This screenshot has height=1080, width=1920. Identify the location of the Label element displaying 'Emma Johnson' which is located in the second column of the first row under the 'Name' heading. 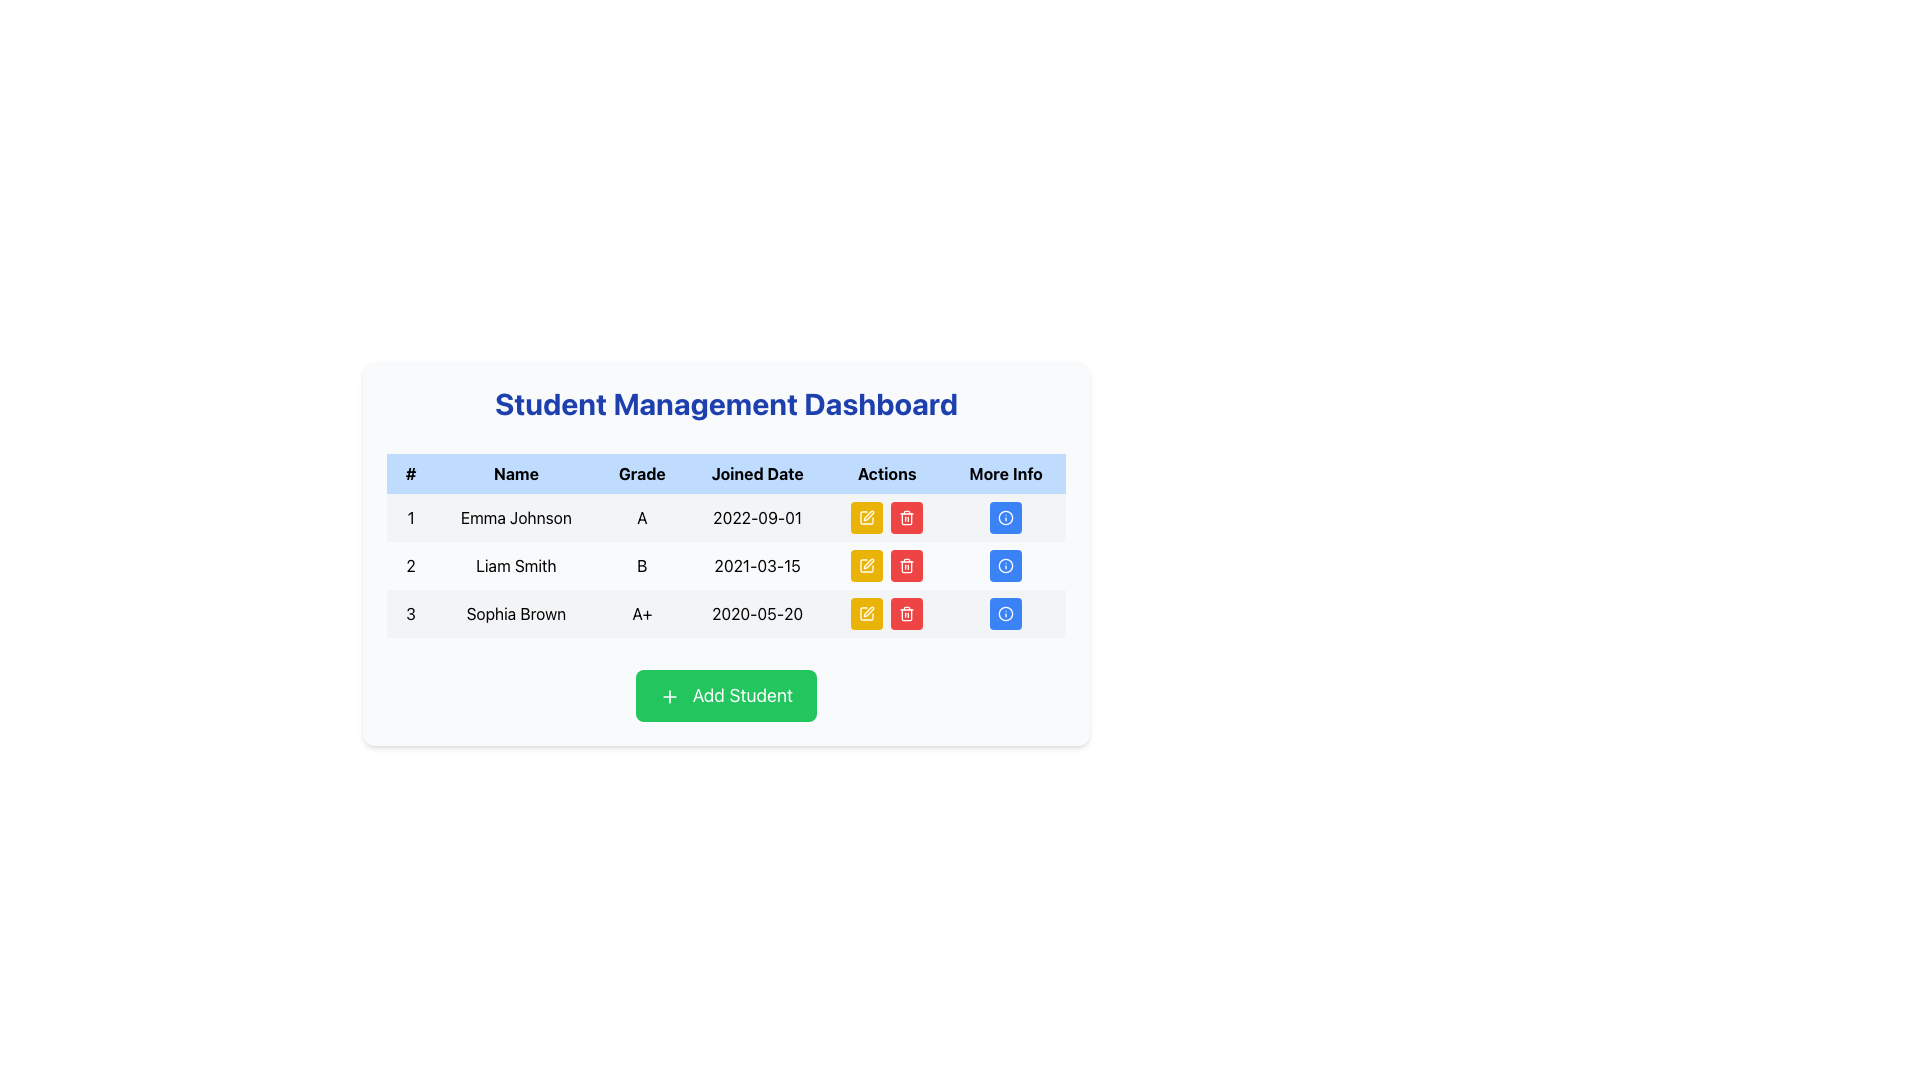
(516, 516).